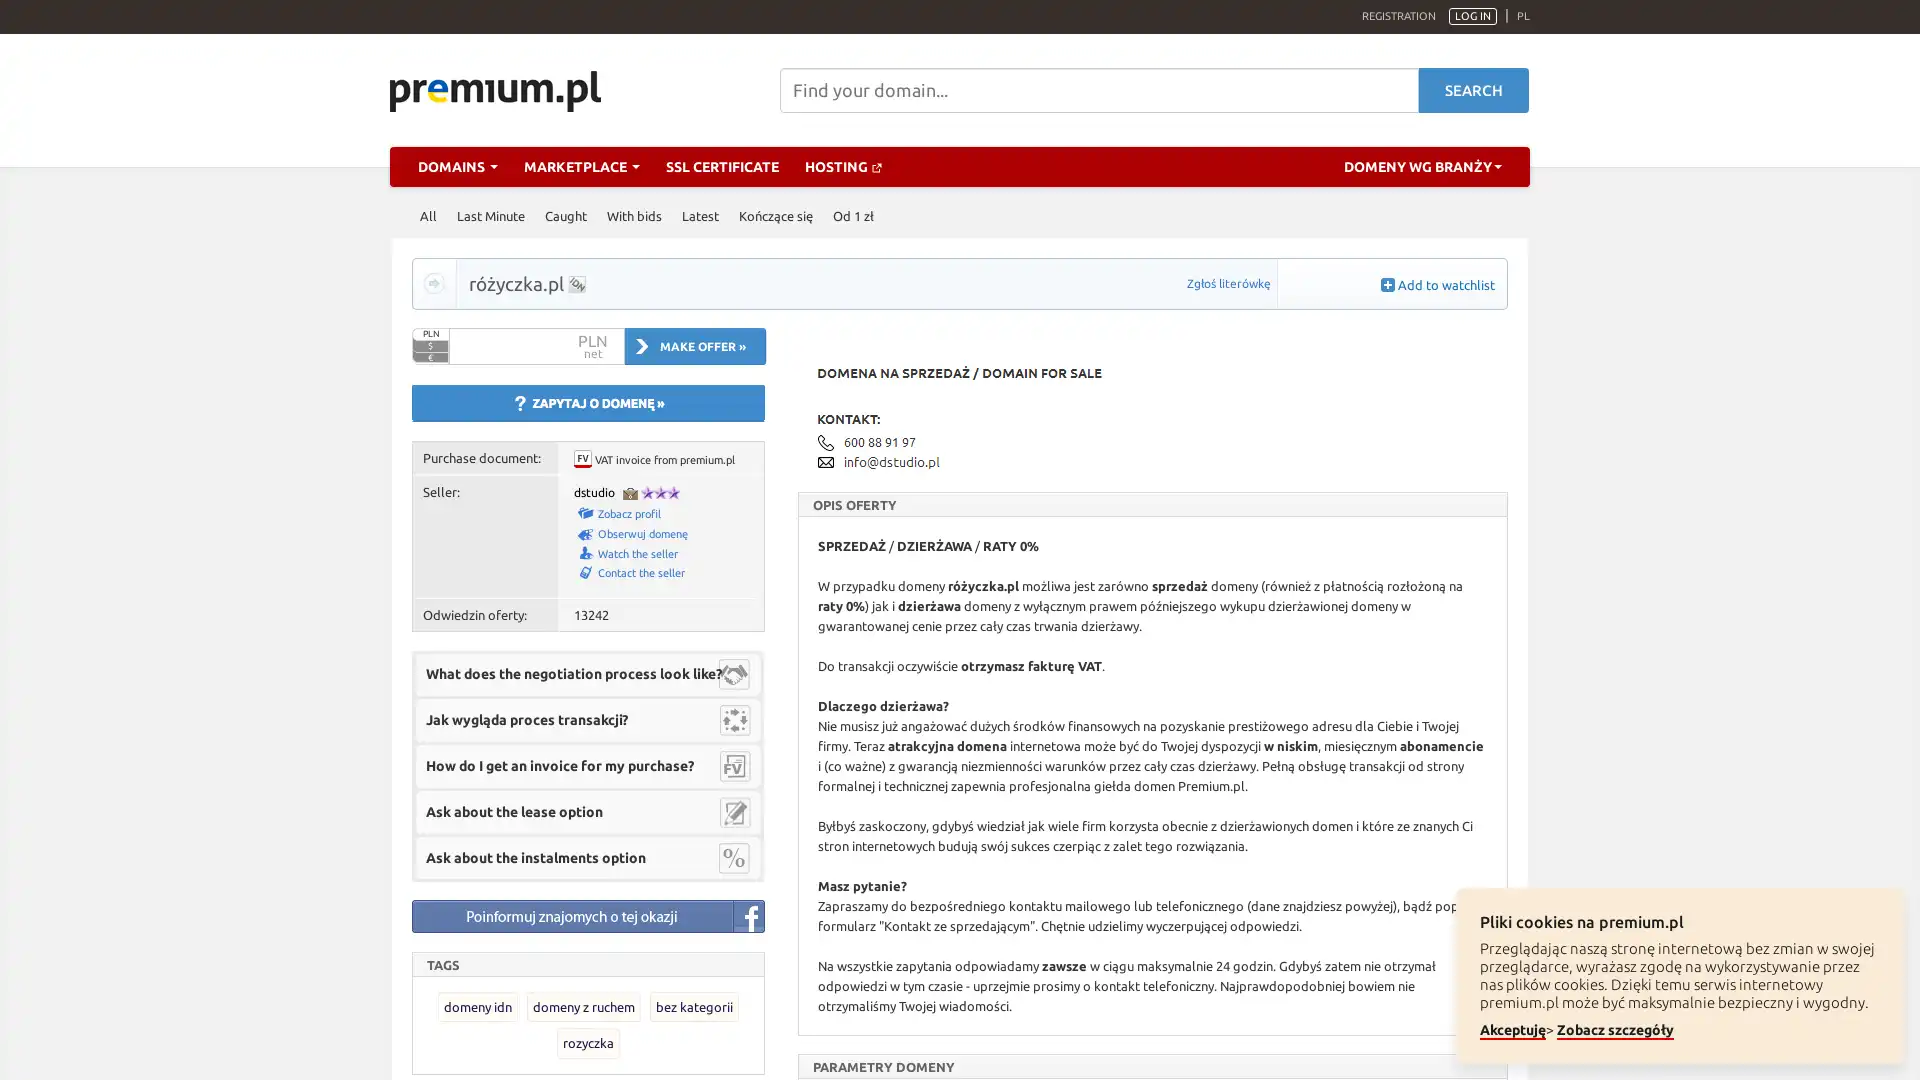 The image size is (1920, 1080). What do you see at coordinates (696, 345) in the screenshot?
I see `Make offer` at bounding box center [696, 345].